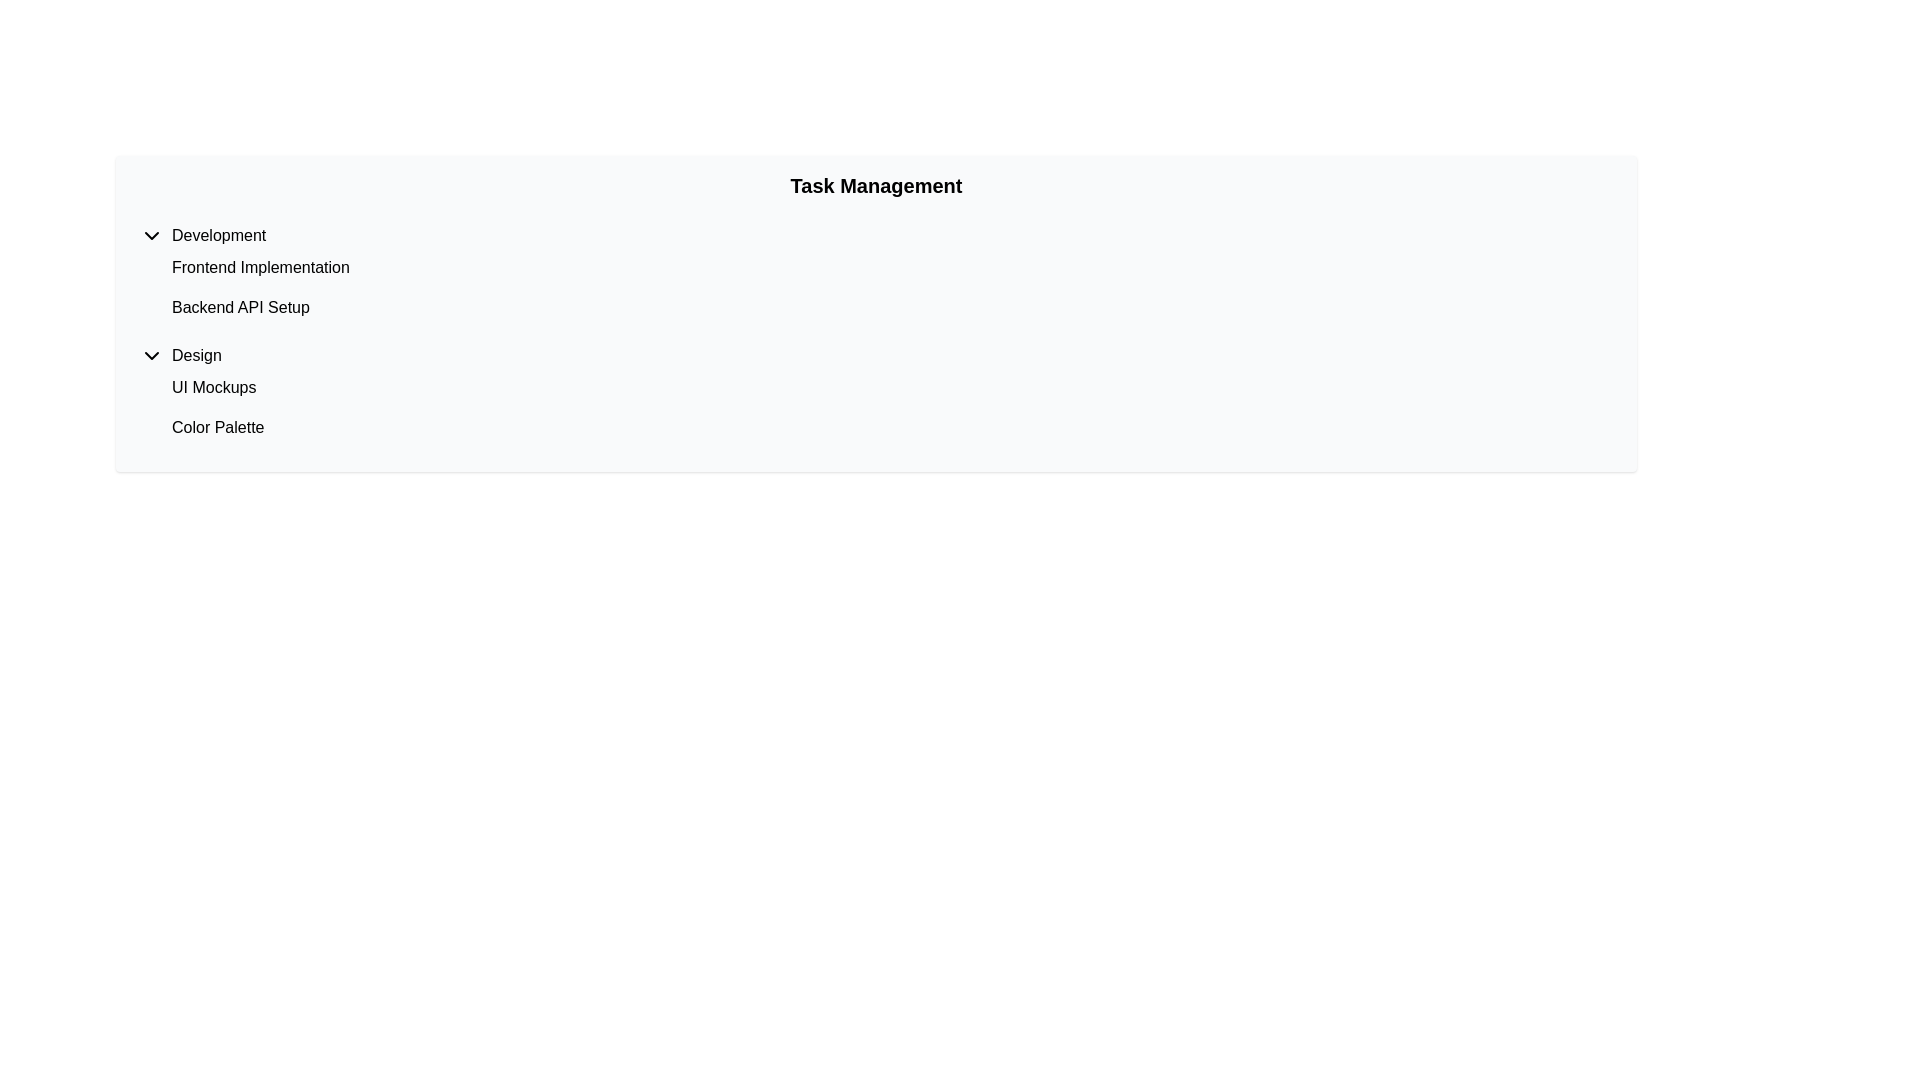  I want to click on the Text Label located in the 'Design' section, which provides a title or descriptor for the color palette feature, positioned beneath the 'UI Mockups' label, so click(218, 427).